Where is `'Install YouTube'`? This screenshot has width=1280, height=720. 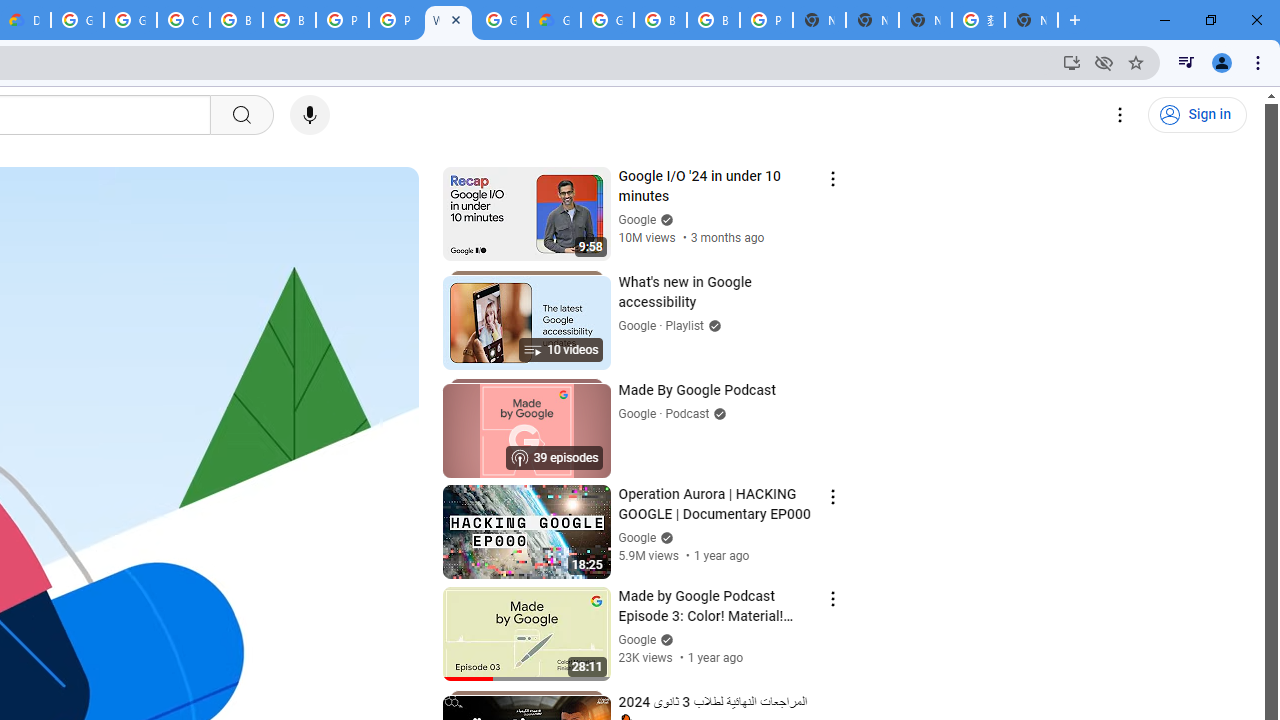
'Install YouTube' is located at coordinates (1071, 61).